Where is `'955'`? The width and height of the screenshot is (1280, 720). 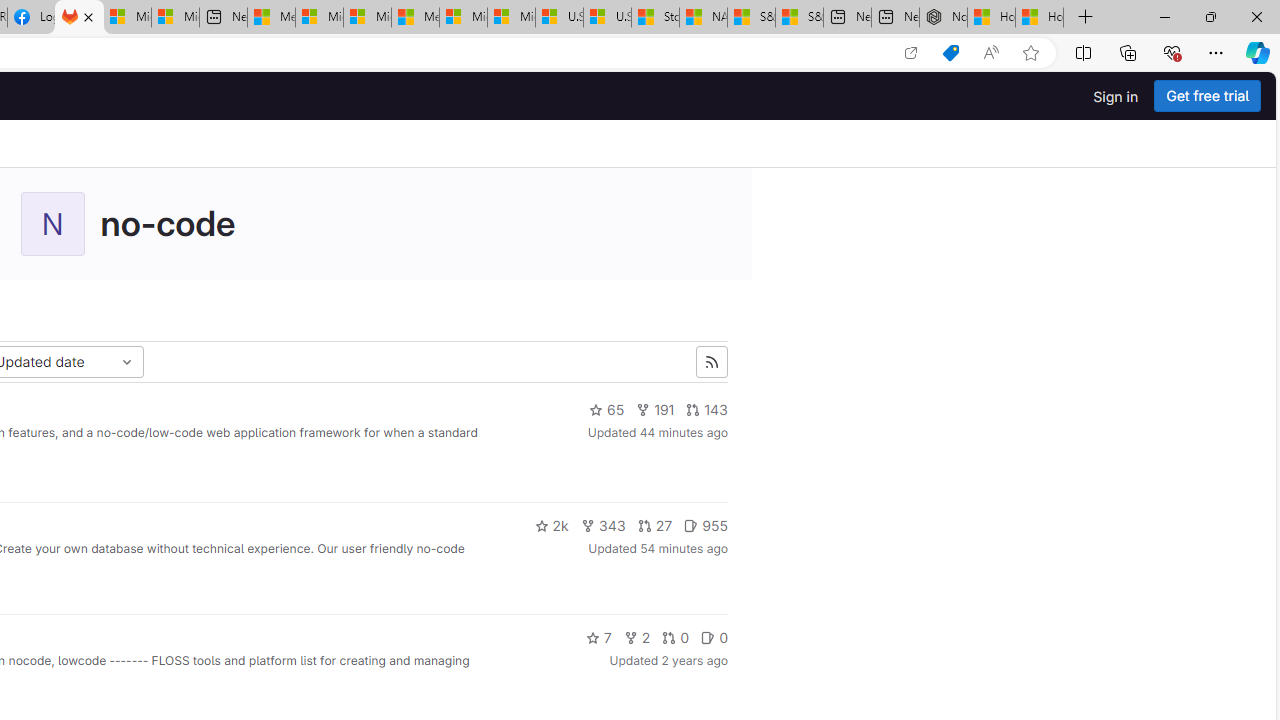 '955' is located at coordinates (705, 524).